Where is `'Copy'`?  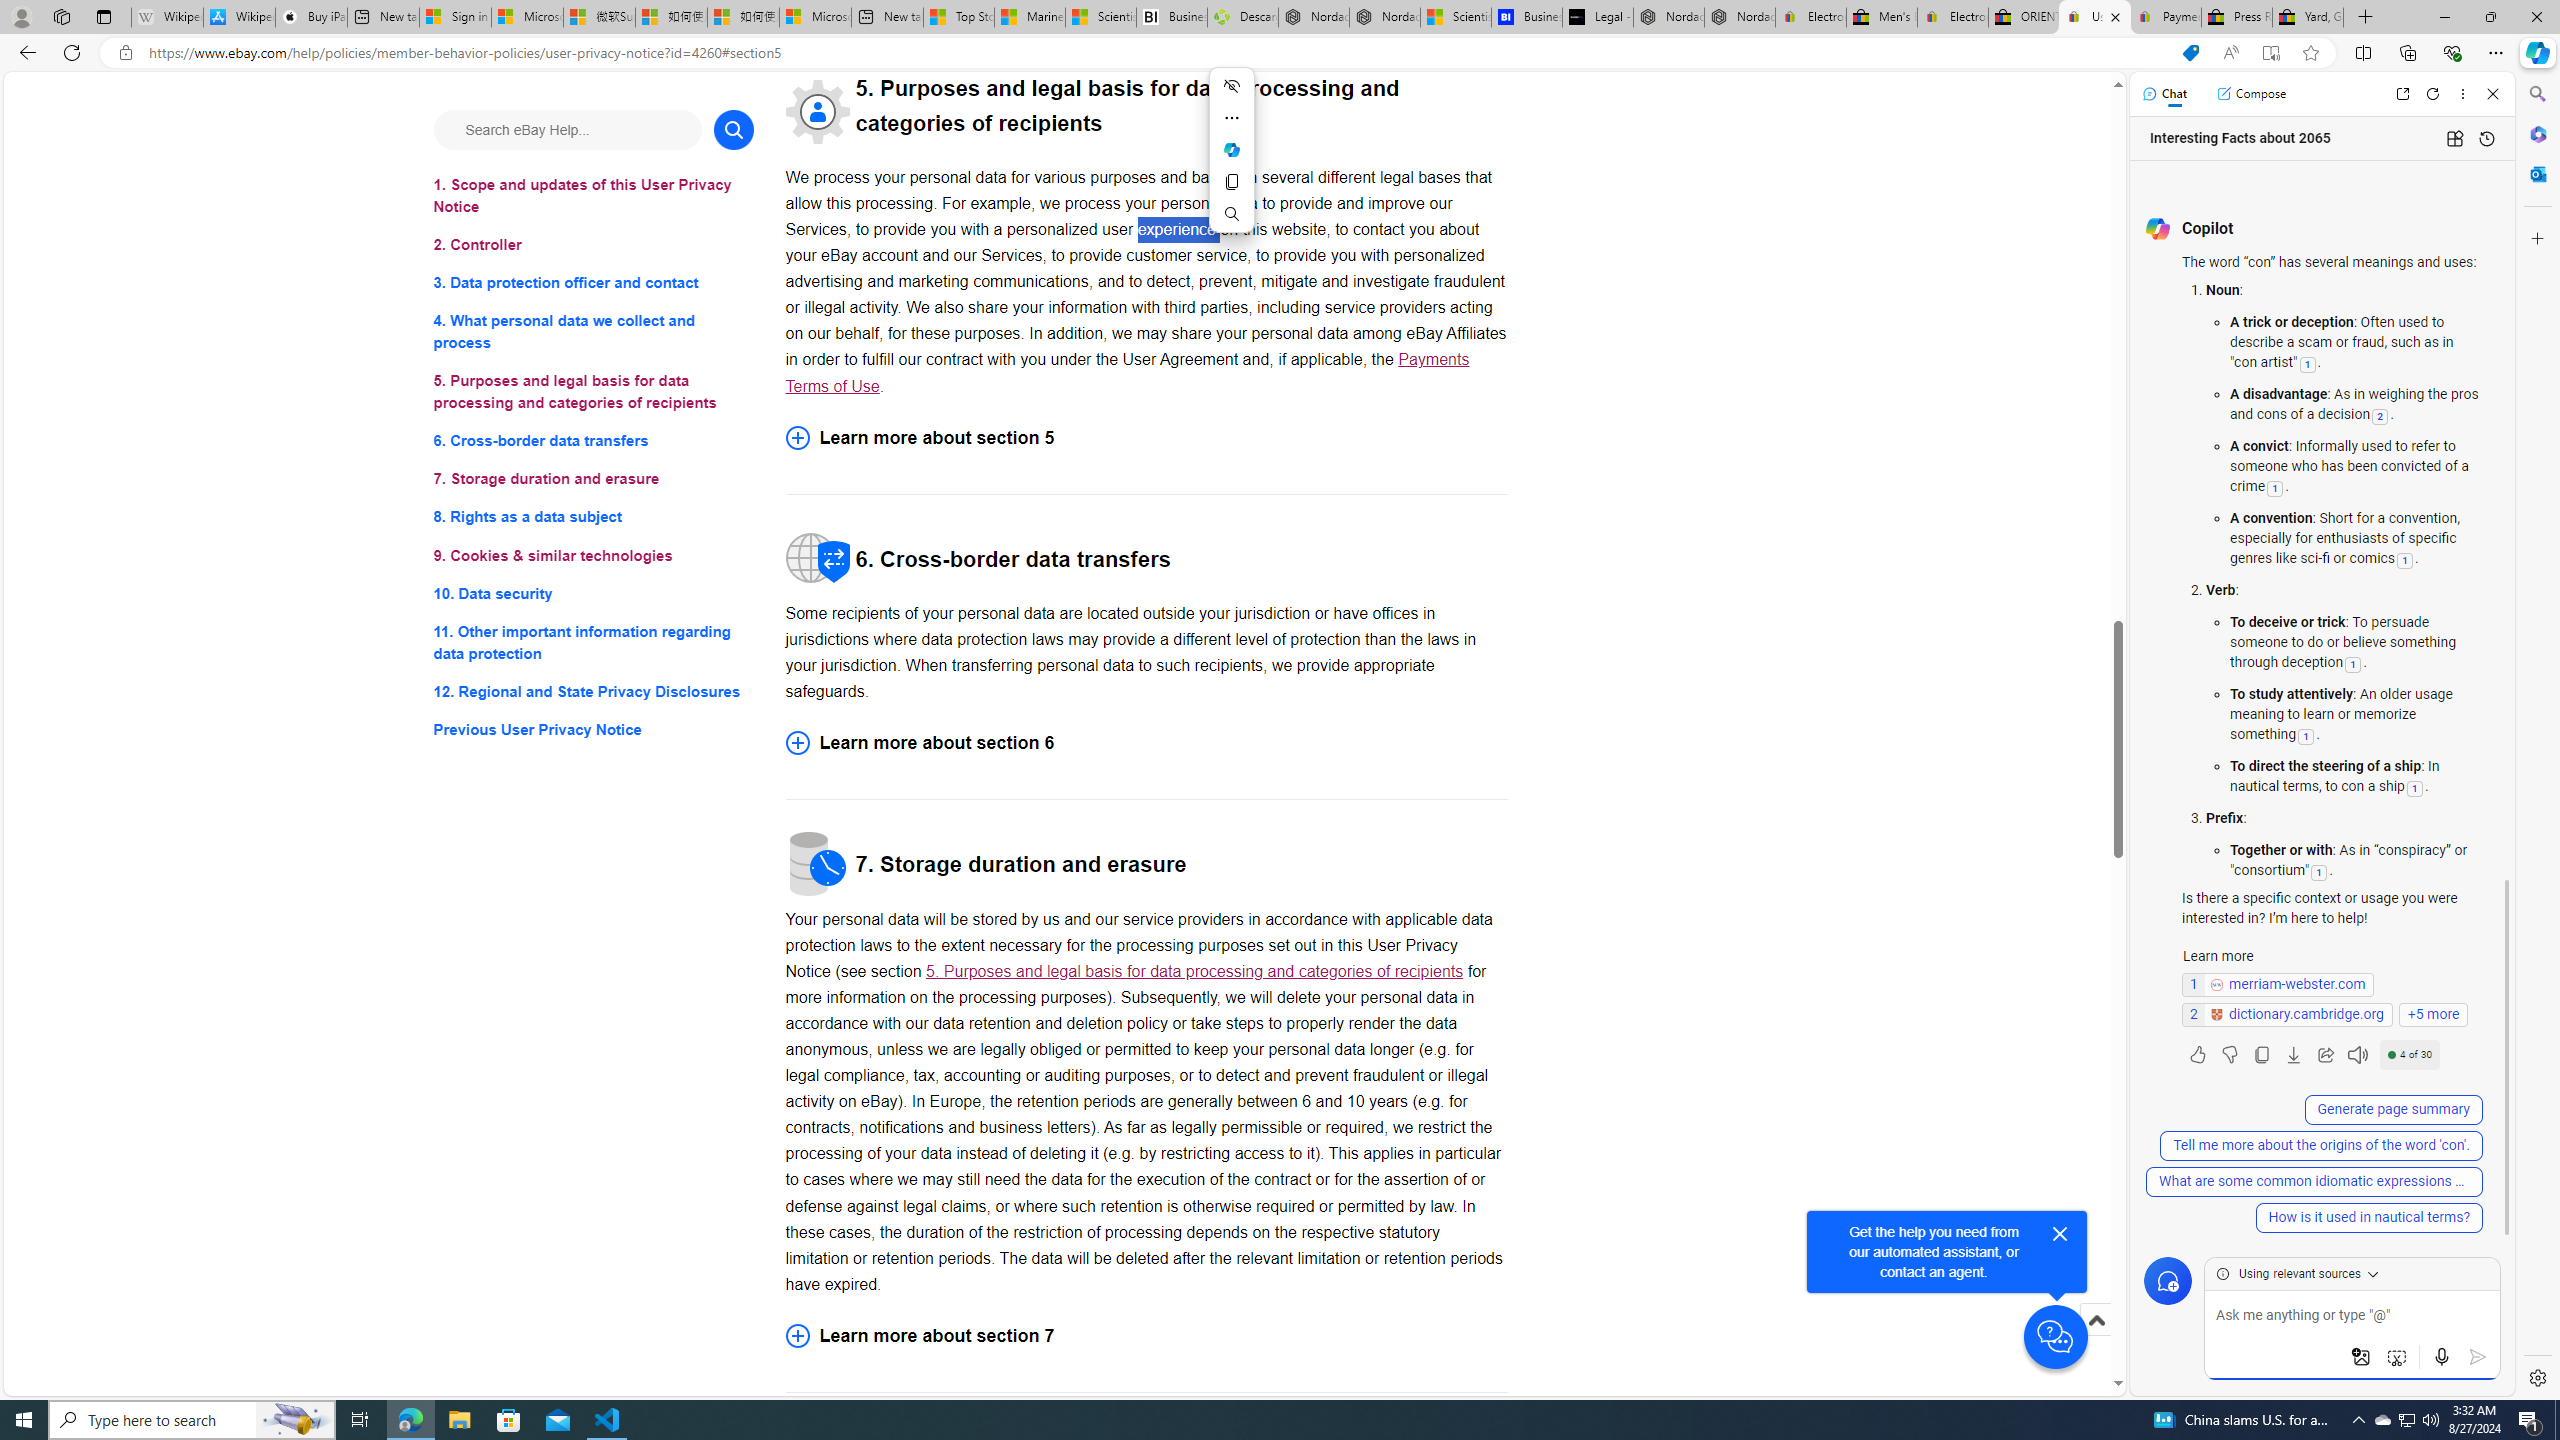
'Copy' is located at coordinates (1231, 181).